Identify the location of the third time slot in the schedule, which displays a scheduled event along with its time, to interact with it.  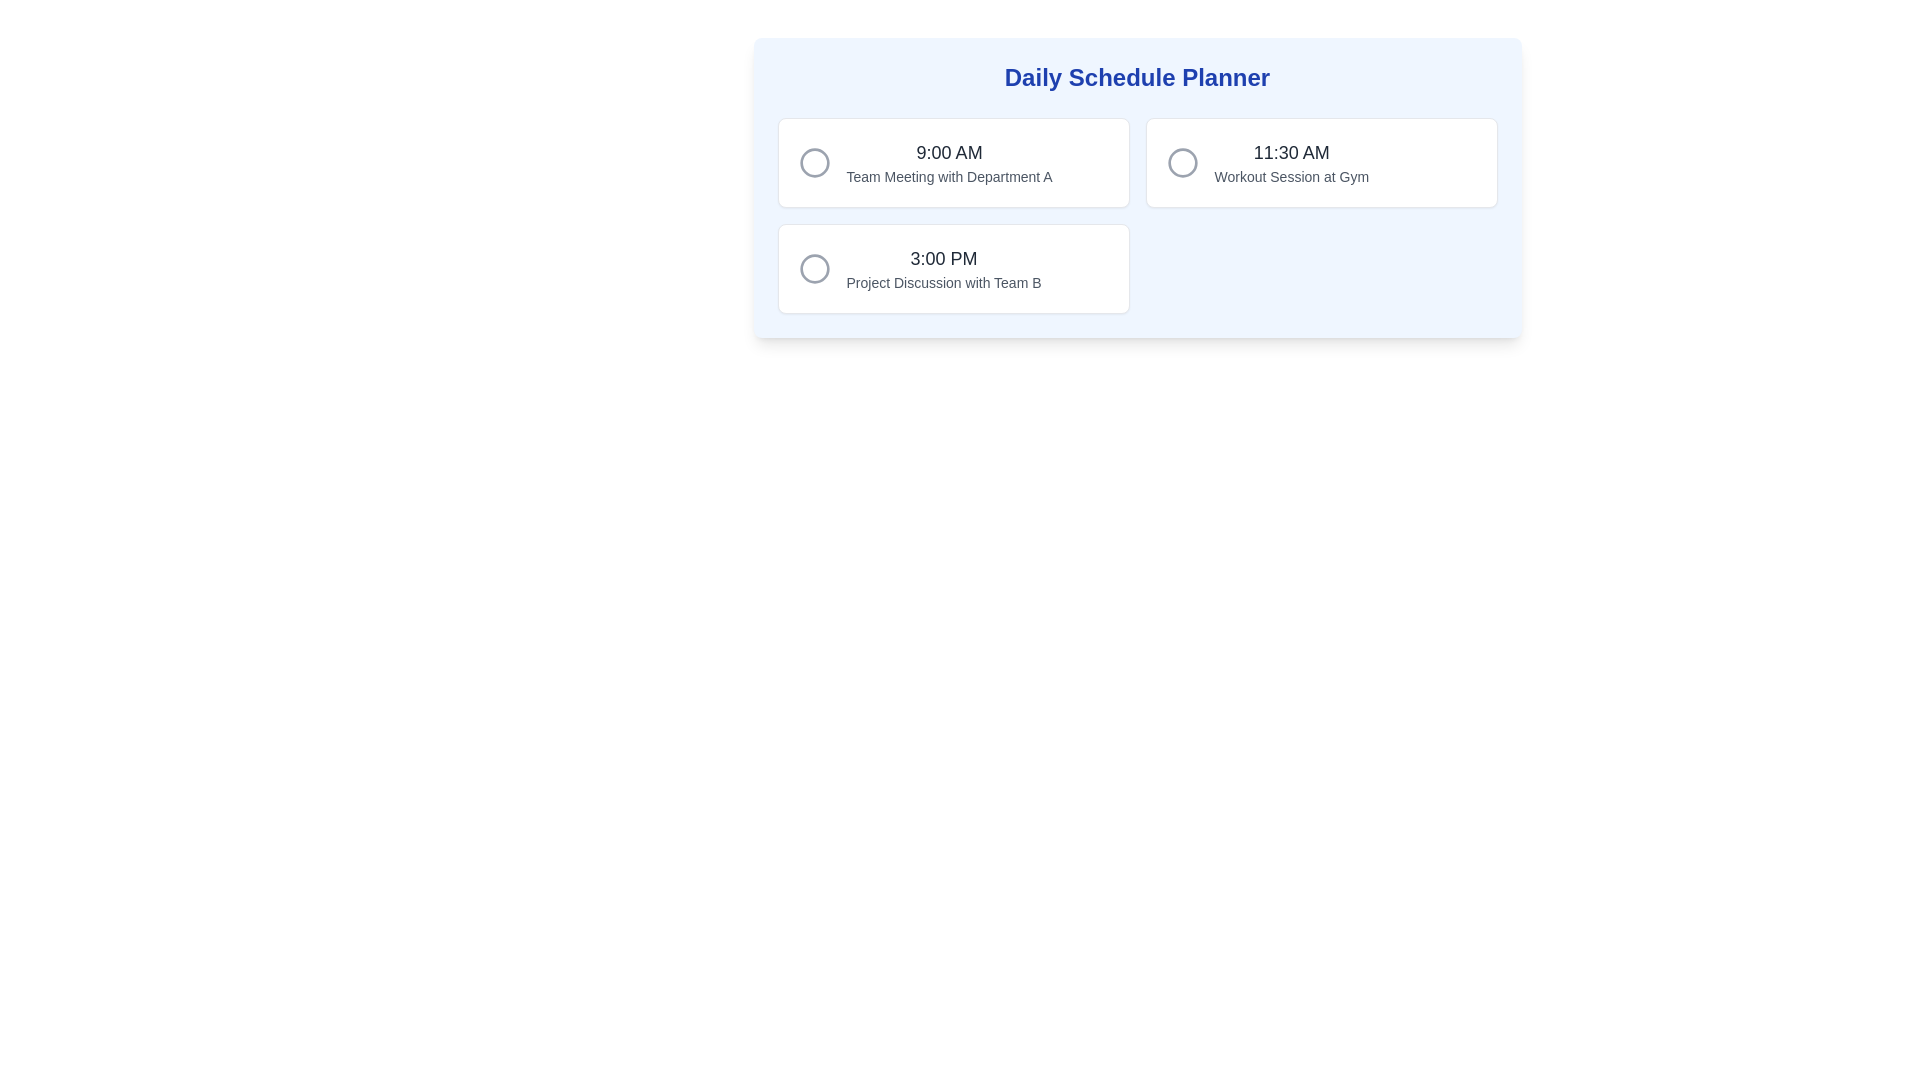
(943, 268).